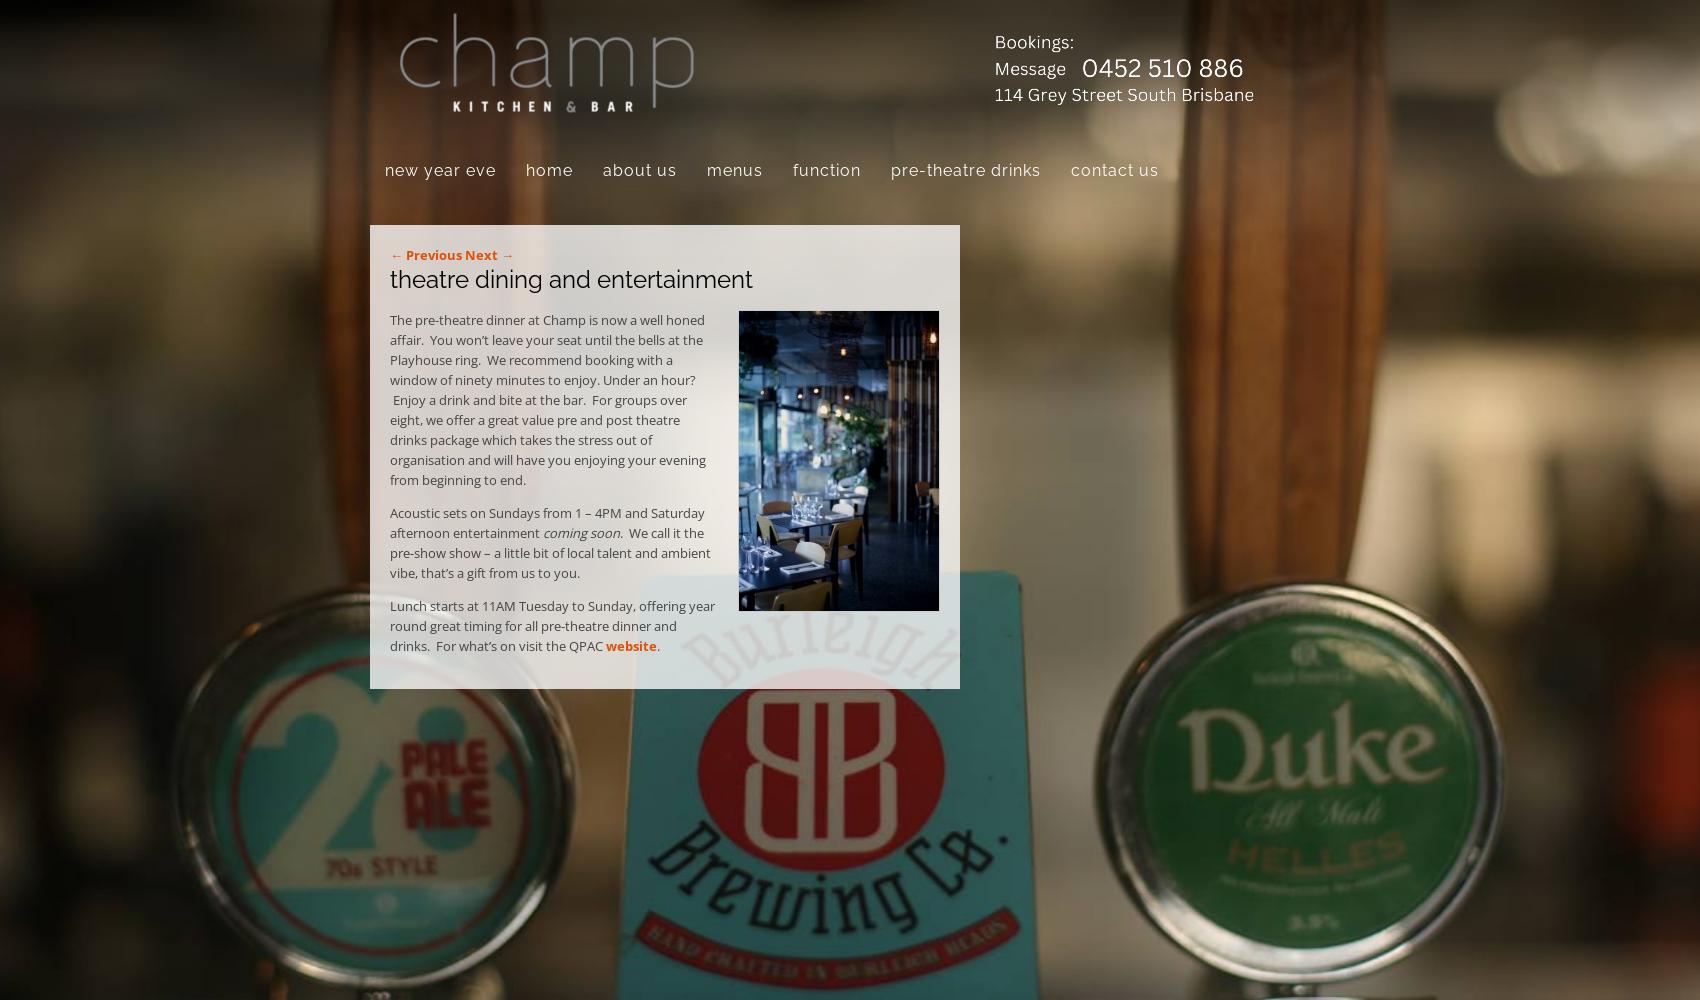 This screenshot has height=1000, width=1700. What do you see at coordinates (630, 646) in the screenshot?
I see `'website'` at bounding box center [630, 646].